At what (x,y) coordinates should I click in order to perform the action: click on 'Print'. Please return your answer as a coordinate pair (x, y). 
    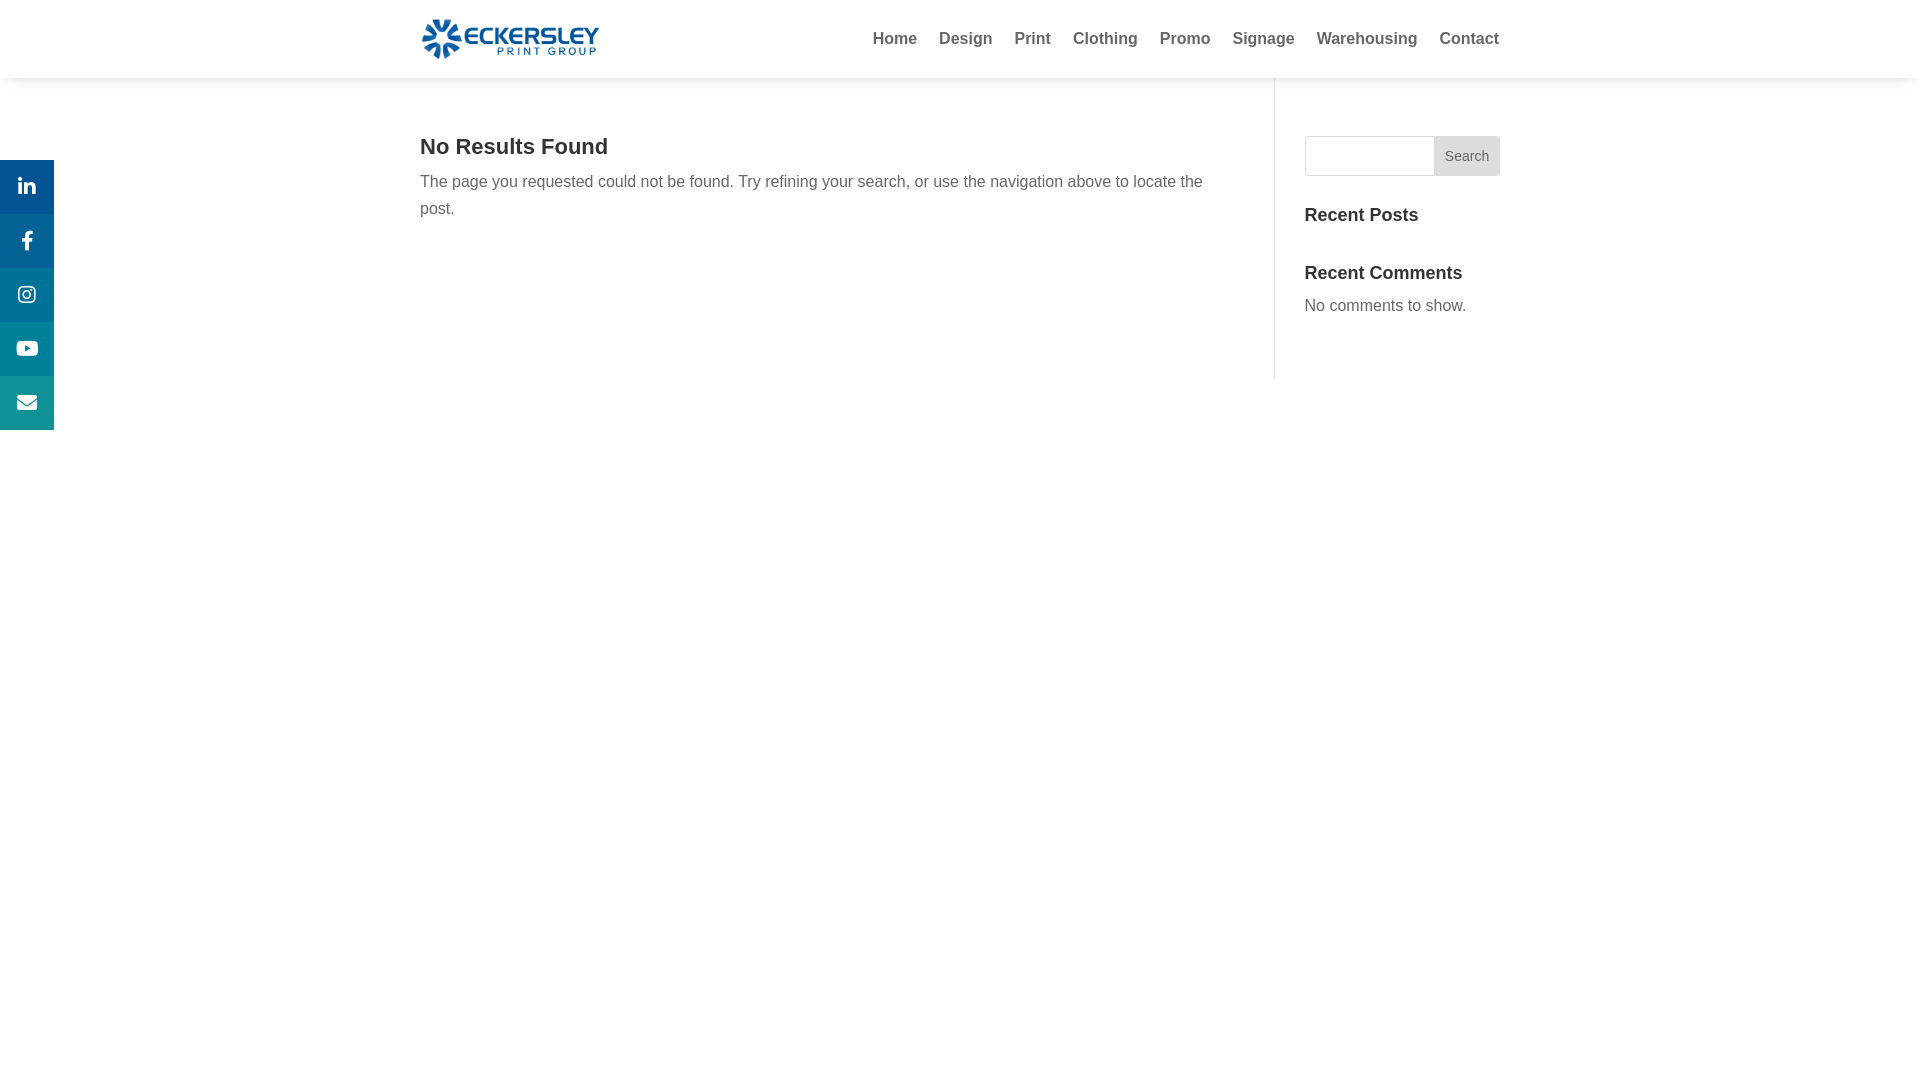
    Looking at the image, I should click on (1032, 38).